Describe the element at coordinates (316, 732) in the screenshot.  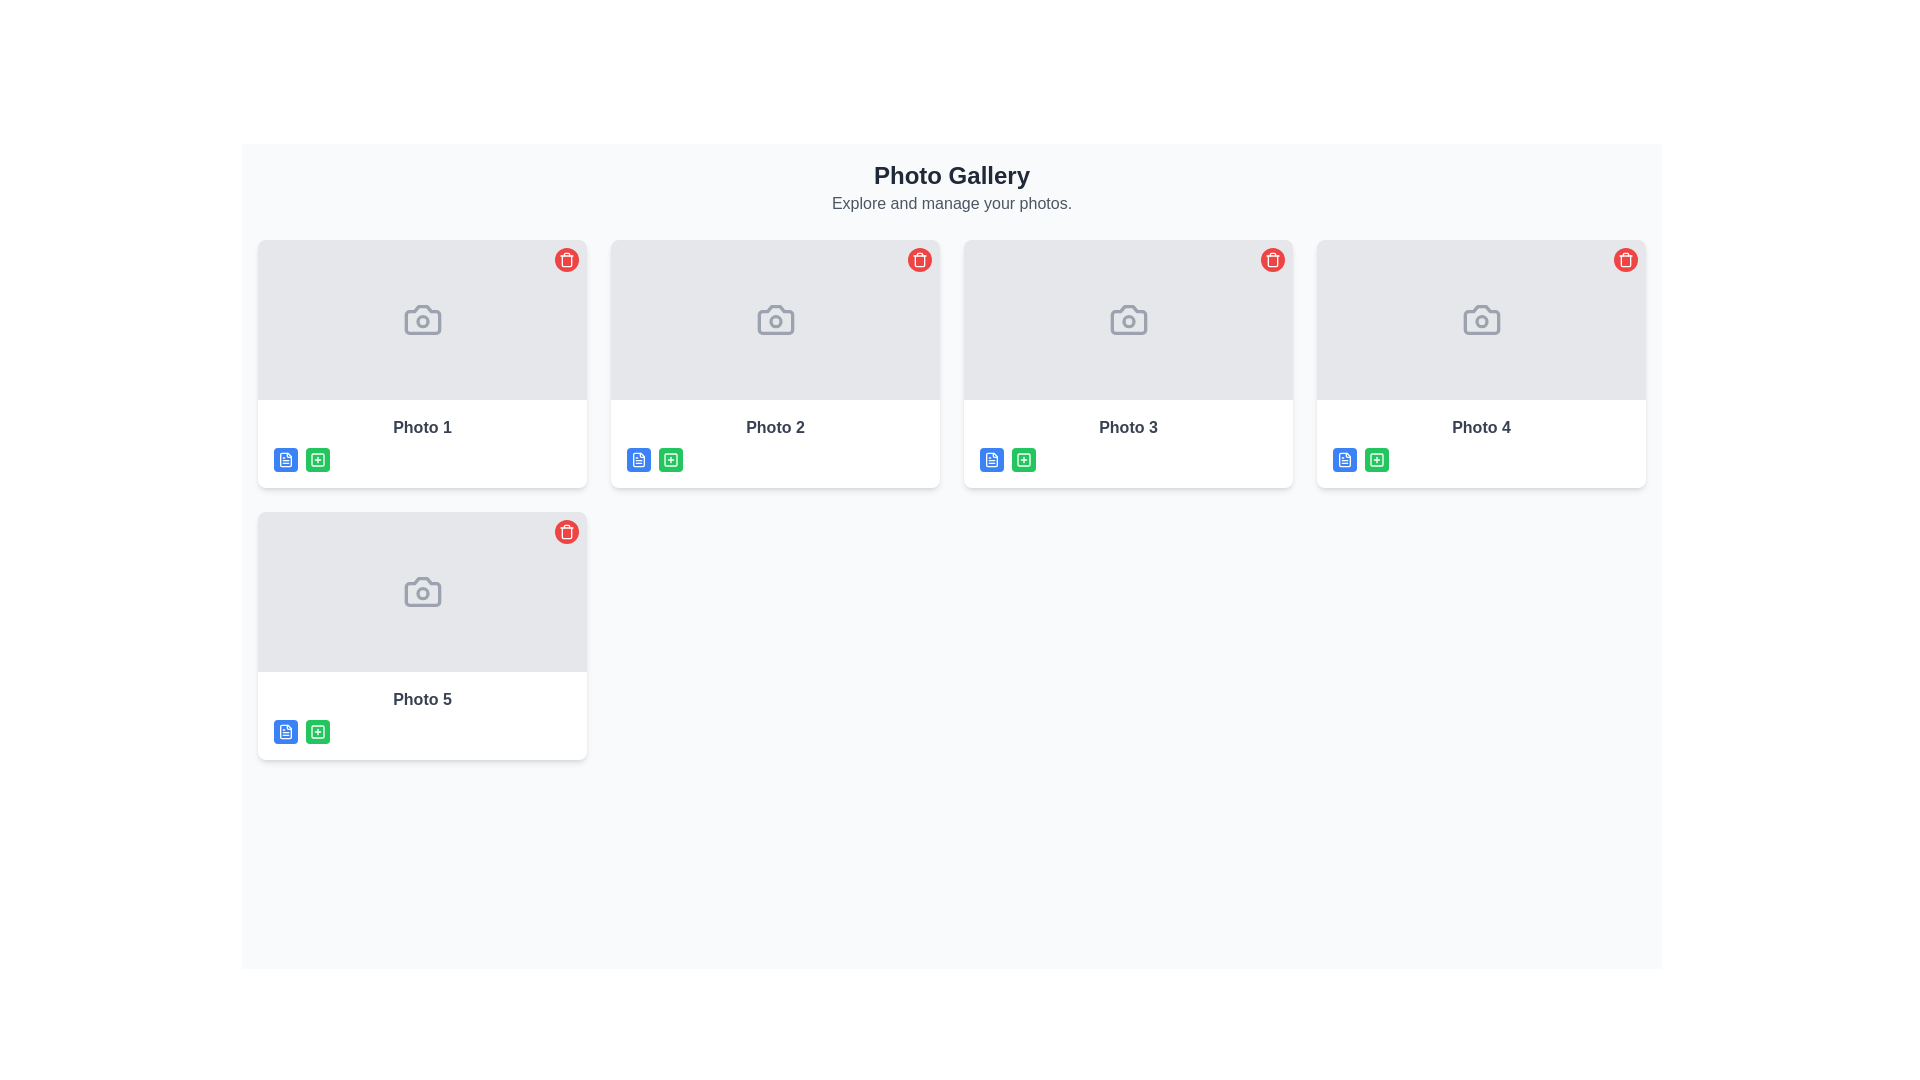
I see `the rectangular shape with rounded corners inside the square icon with a '+' symbol, which is centrally positioned within the 'Photo 5' card` at that location.